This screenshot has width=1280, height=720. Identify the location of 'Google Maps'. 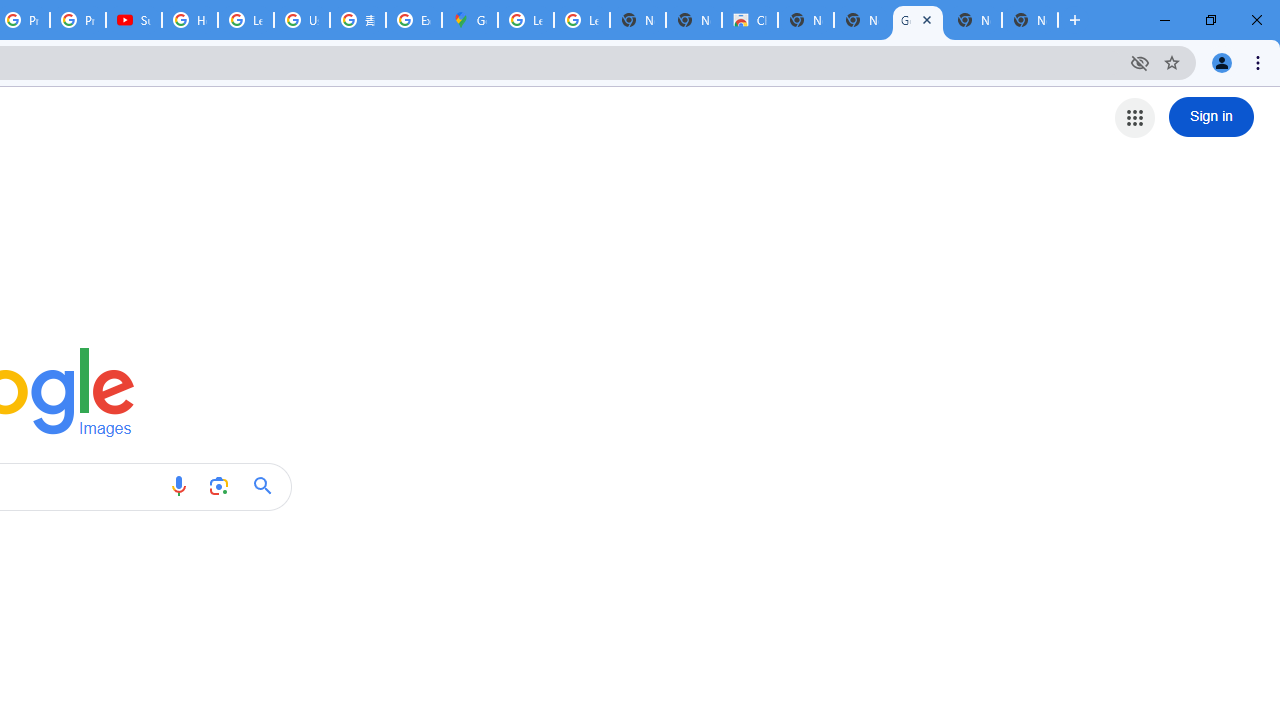
(468, 20).